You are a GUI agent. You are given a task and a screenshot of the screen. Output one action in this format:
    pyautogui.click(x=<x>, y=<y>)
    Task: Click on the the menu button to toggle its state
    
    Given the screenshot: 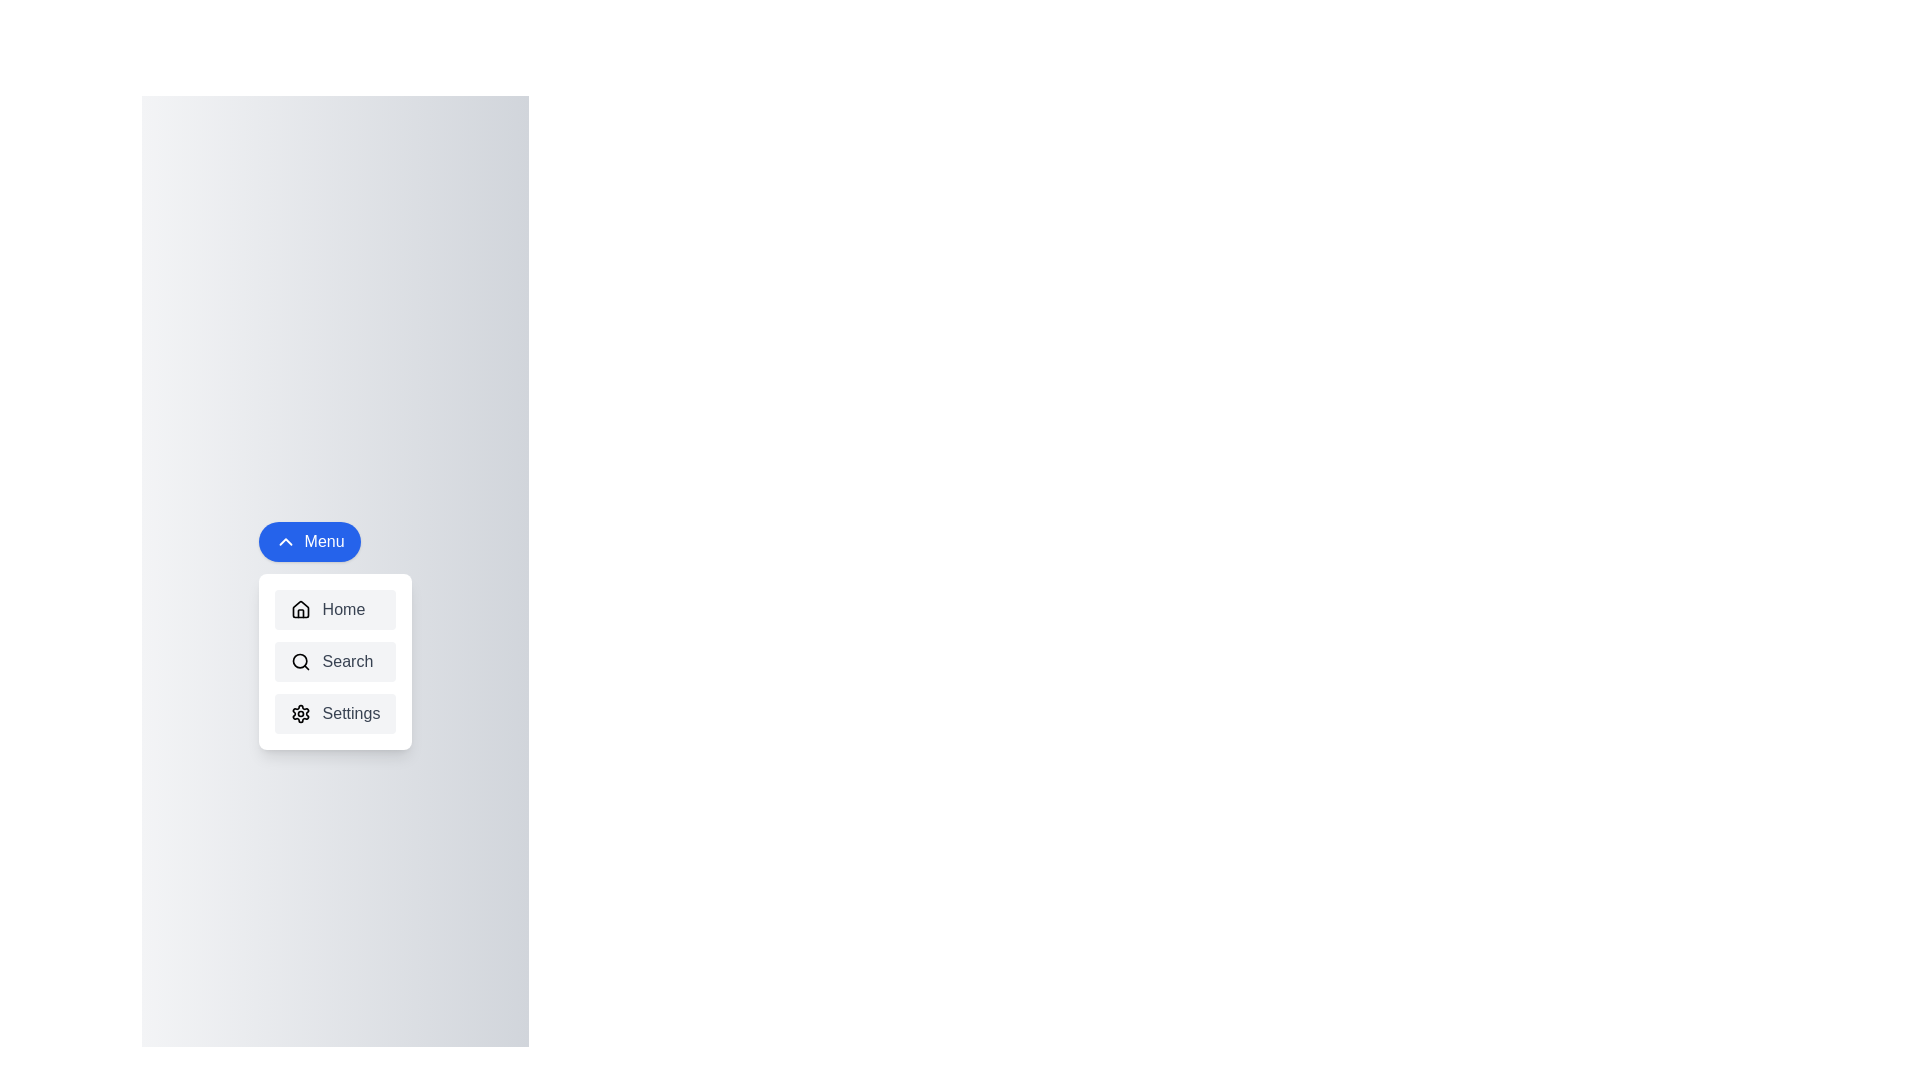 What is the action you would take?
    pyautogui.click(x=308, y=542)
    